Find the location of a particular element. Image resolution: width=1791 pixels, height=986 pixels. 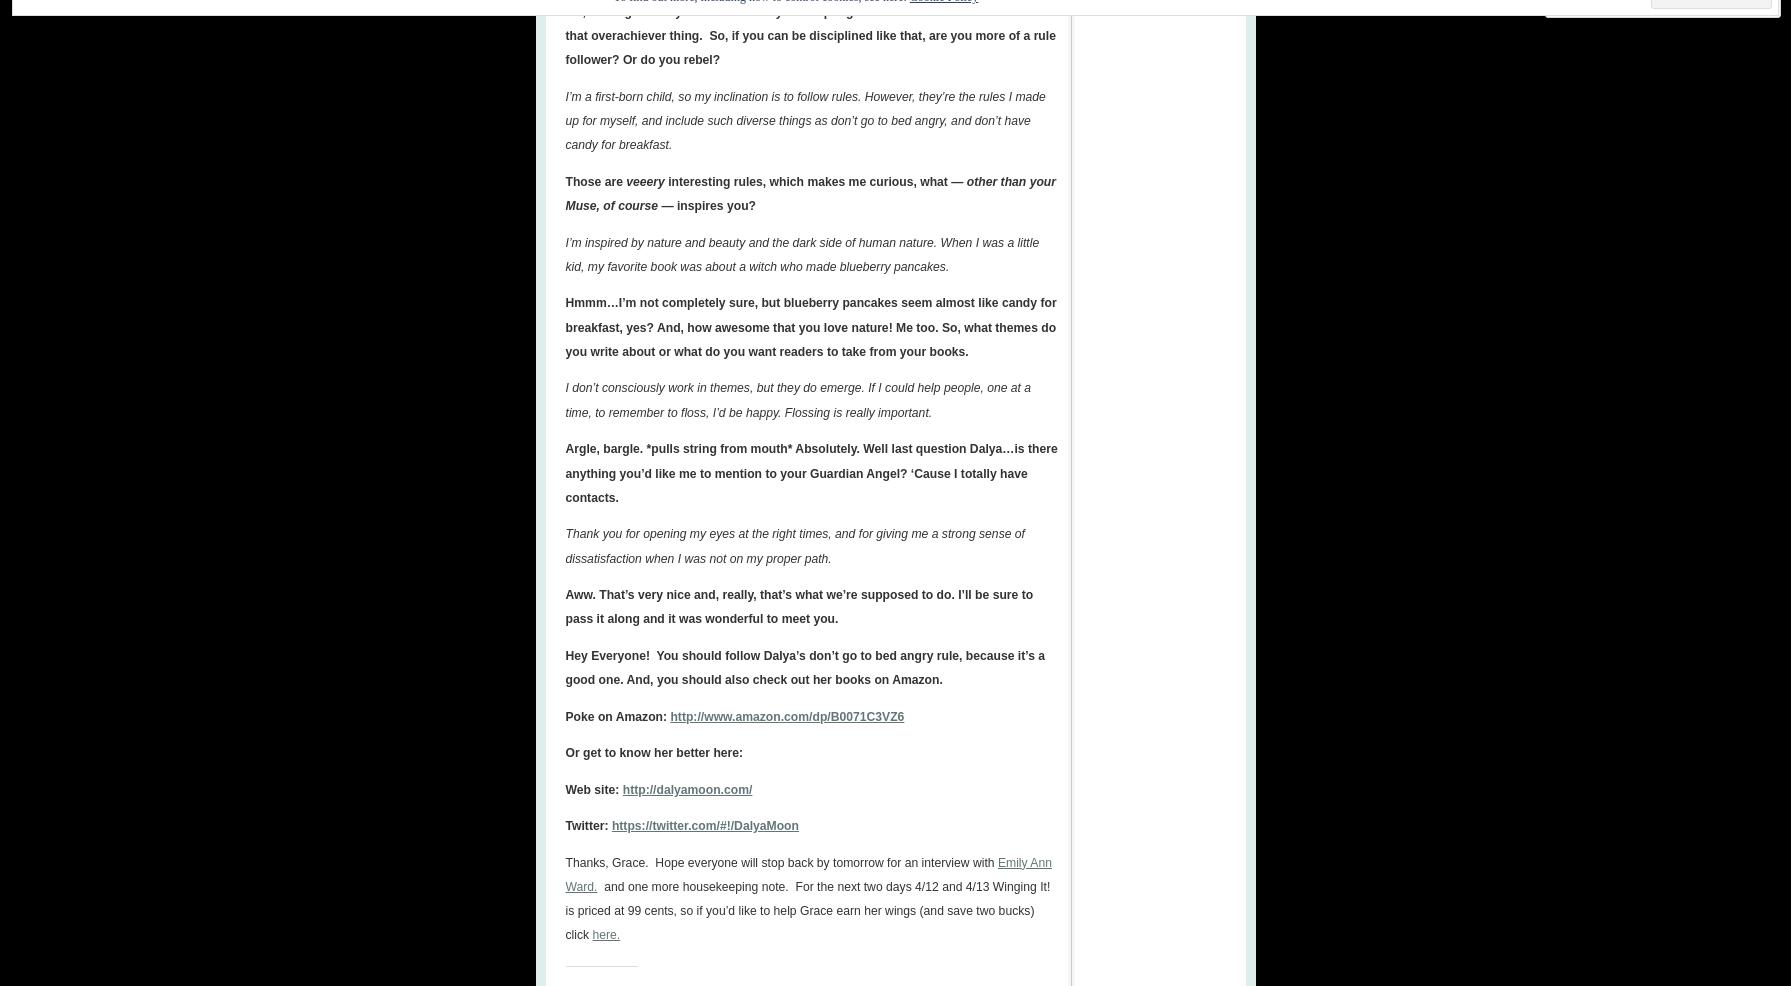

'http://dalyamoon.com/' is located at coordinates (687, 788).